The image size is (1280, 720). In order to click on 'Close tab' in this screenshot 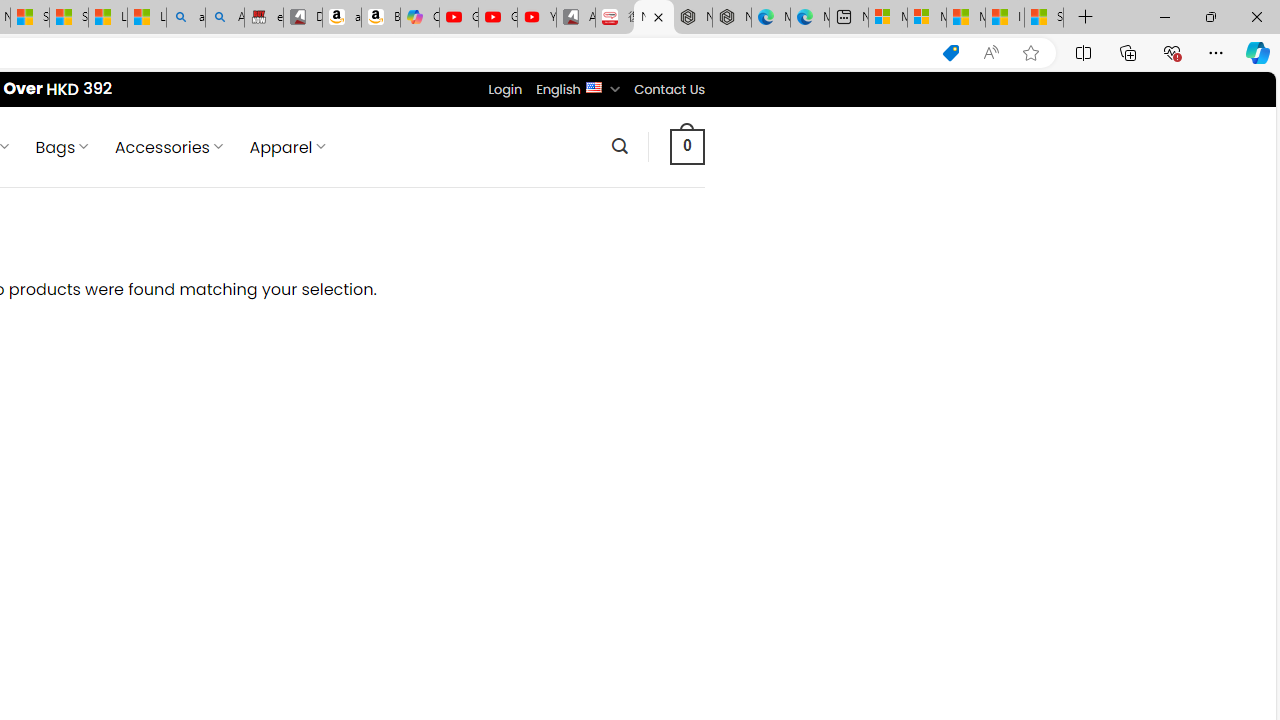, I will do `click(658, 17)`.